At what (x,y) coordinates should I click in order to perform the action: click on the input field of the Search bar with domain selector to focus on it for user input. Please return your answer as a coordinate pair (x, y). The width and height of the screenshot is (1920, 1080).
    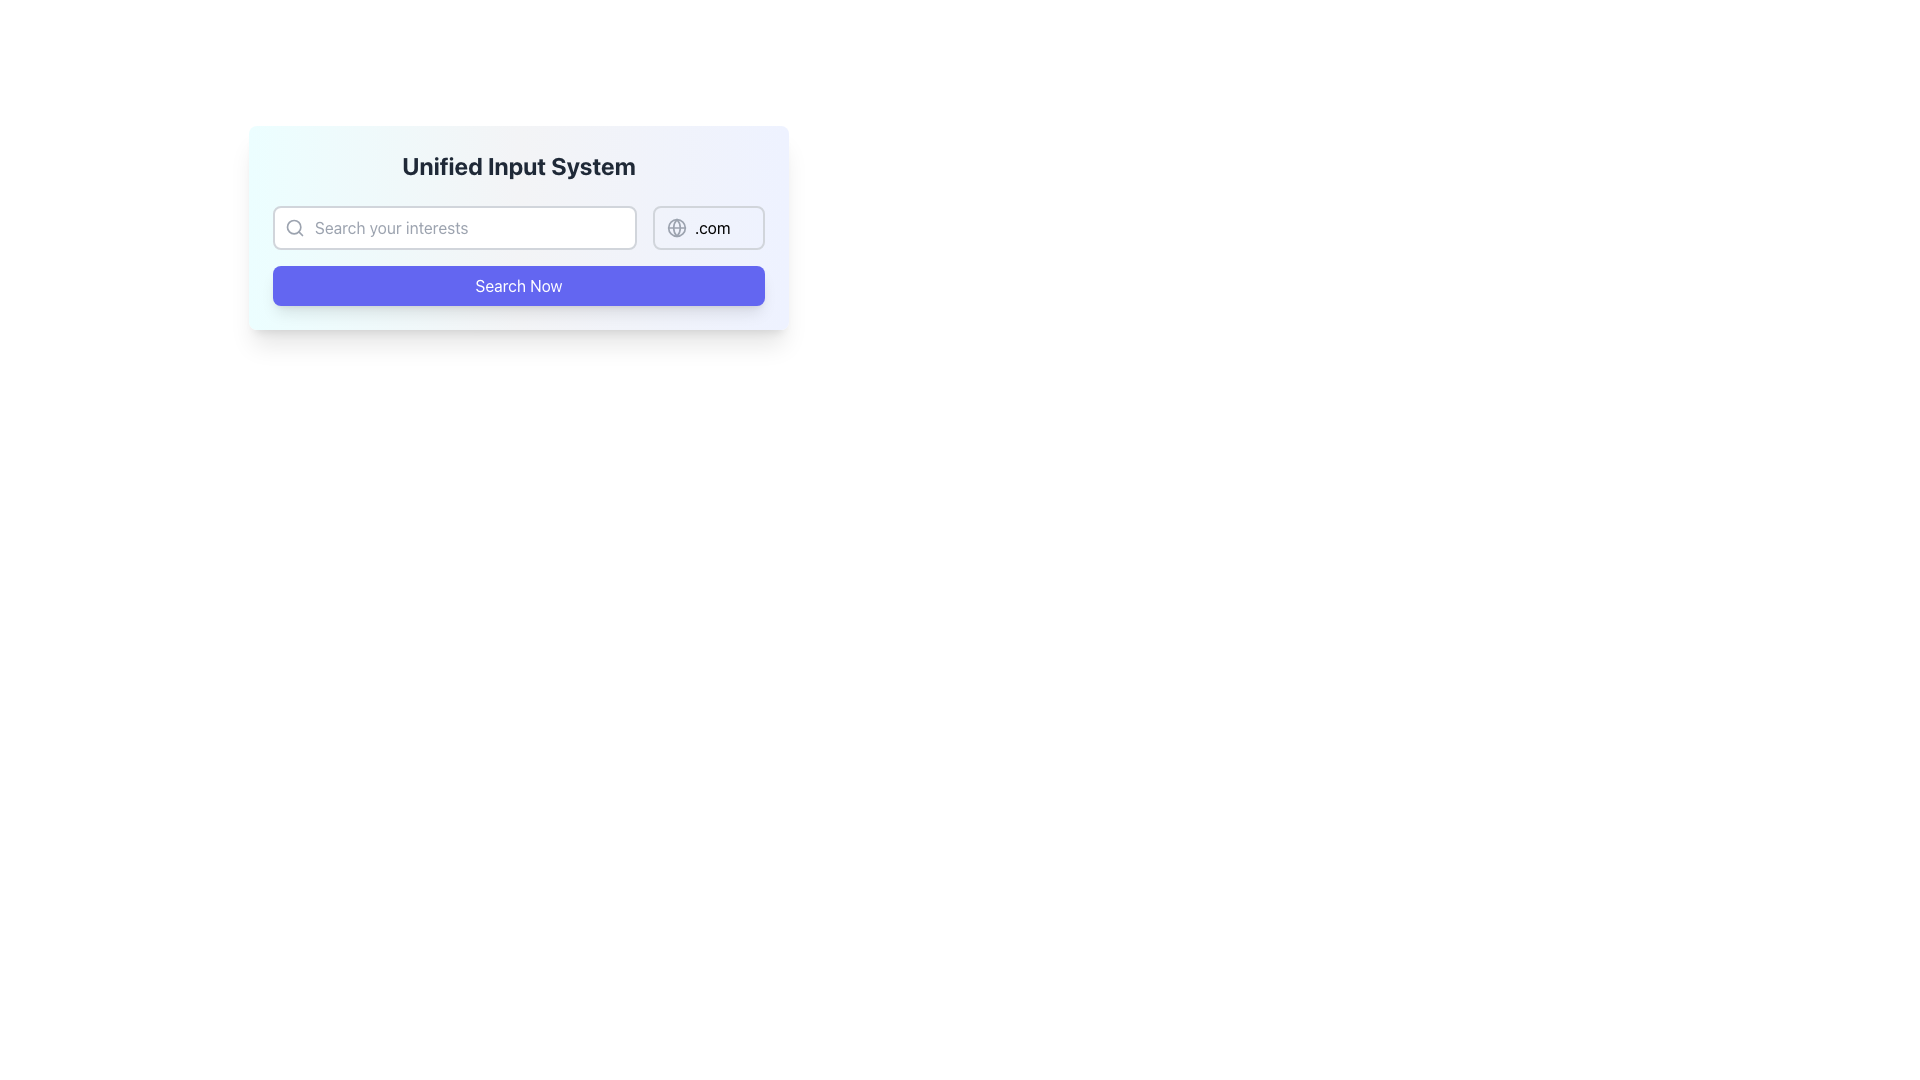
    Looking at the image, I should click on (518, 226).